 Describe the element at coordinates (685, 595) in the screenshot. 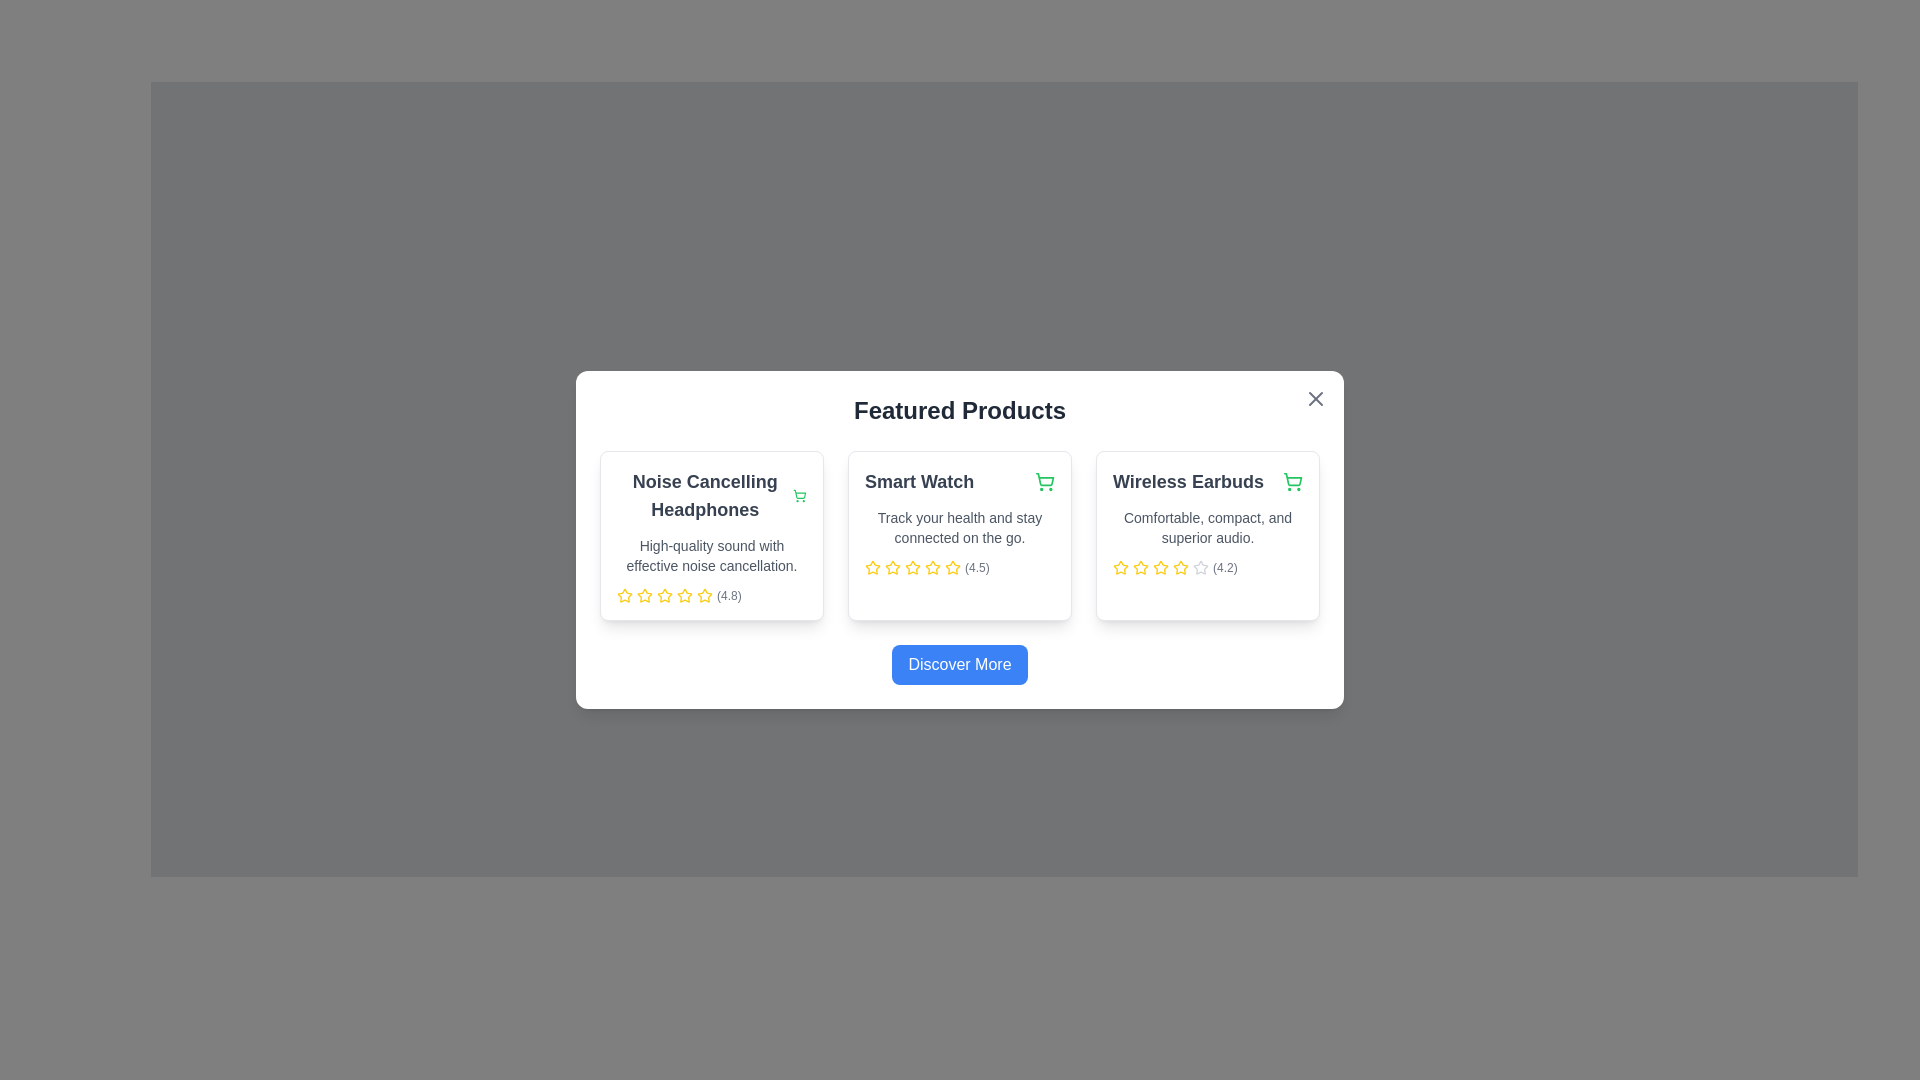

I see `the second yellow star icon in the user rating section of the 'Noise Cancelling Headphones' card` at that location.